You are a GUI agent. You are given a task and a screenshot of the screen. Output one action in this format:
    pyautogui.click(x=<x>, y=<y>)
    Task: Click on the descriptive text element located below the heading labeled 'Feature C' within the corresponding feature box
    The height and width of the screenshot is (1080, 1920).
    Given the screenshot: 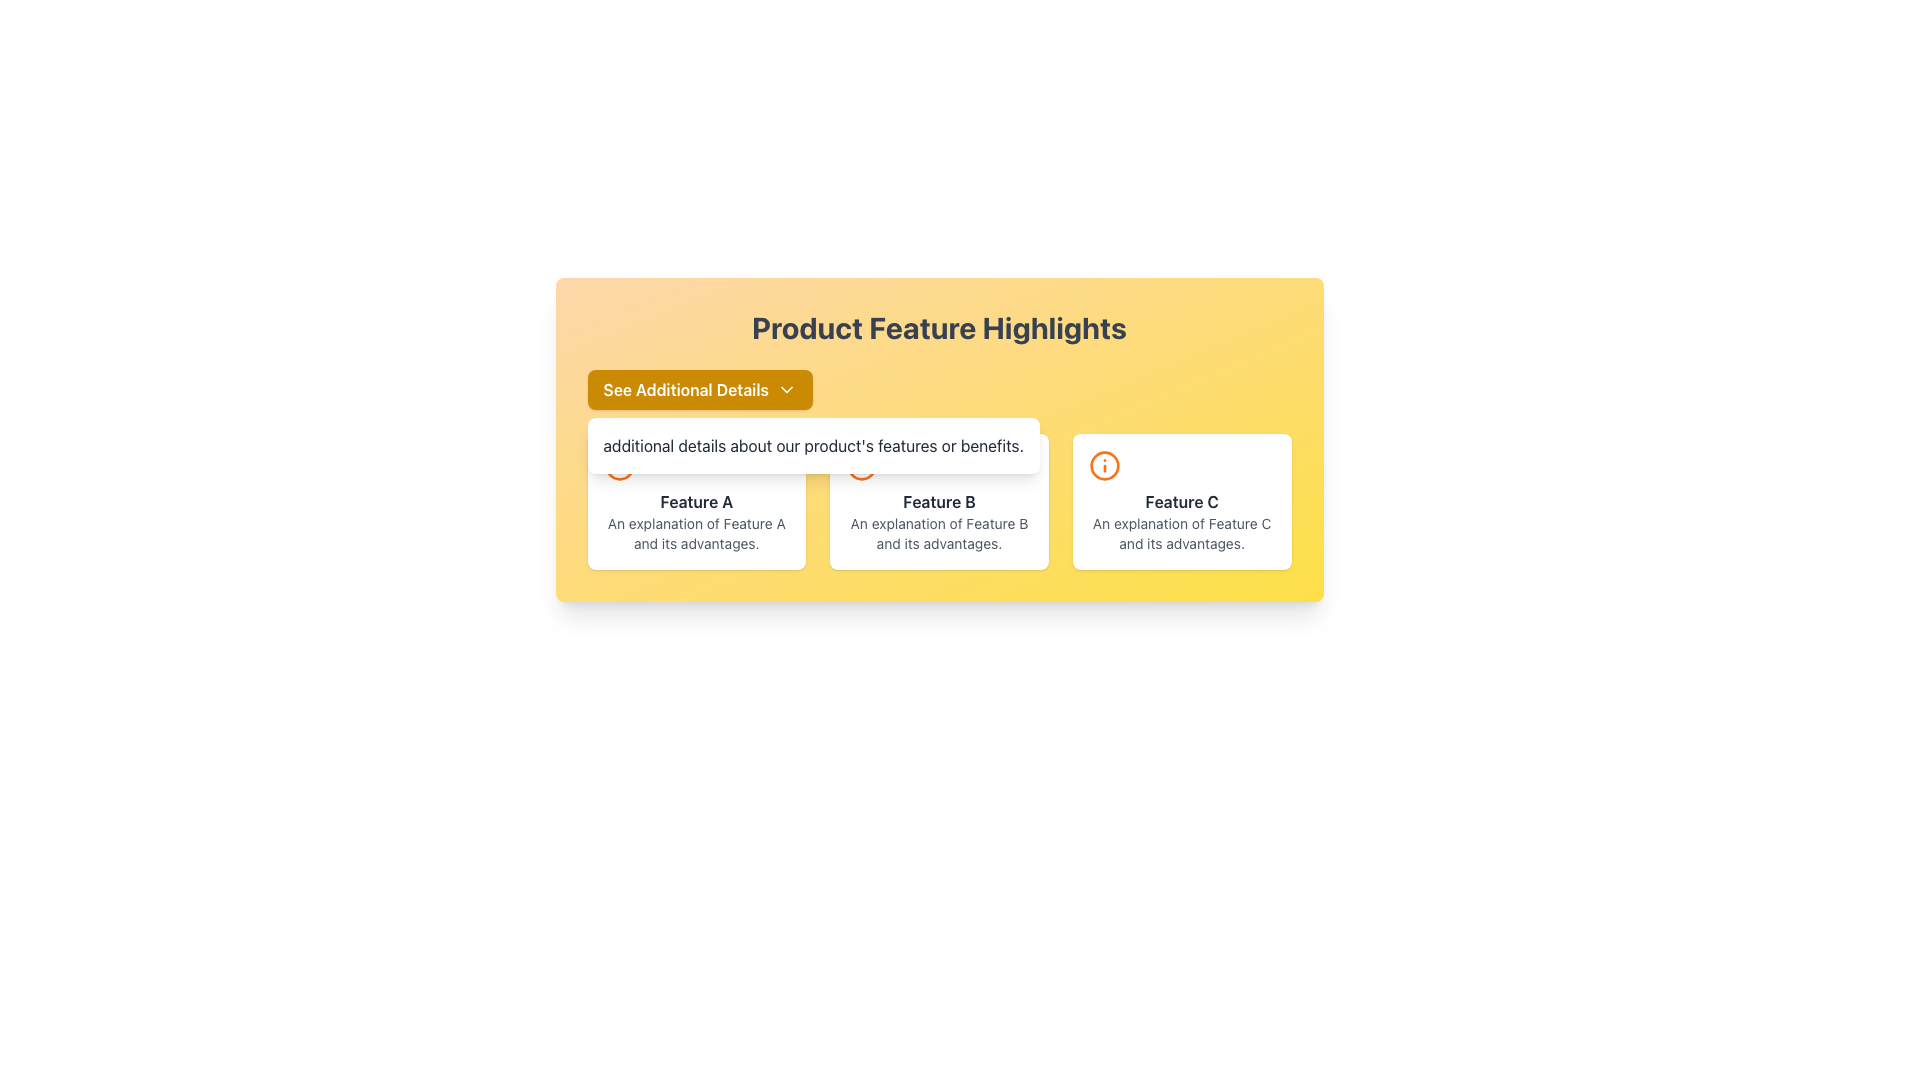 What is the action you would take?
    pyautogui.click(x=1182, y=532)
    